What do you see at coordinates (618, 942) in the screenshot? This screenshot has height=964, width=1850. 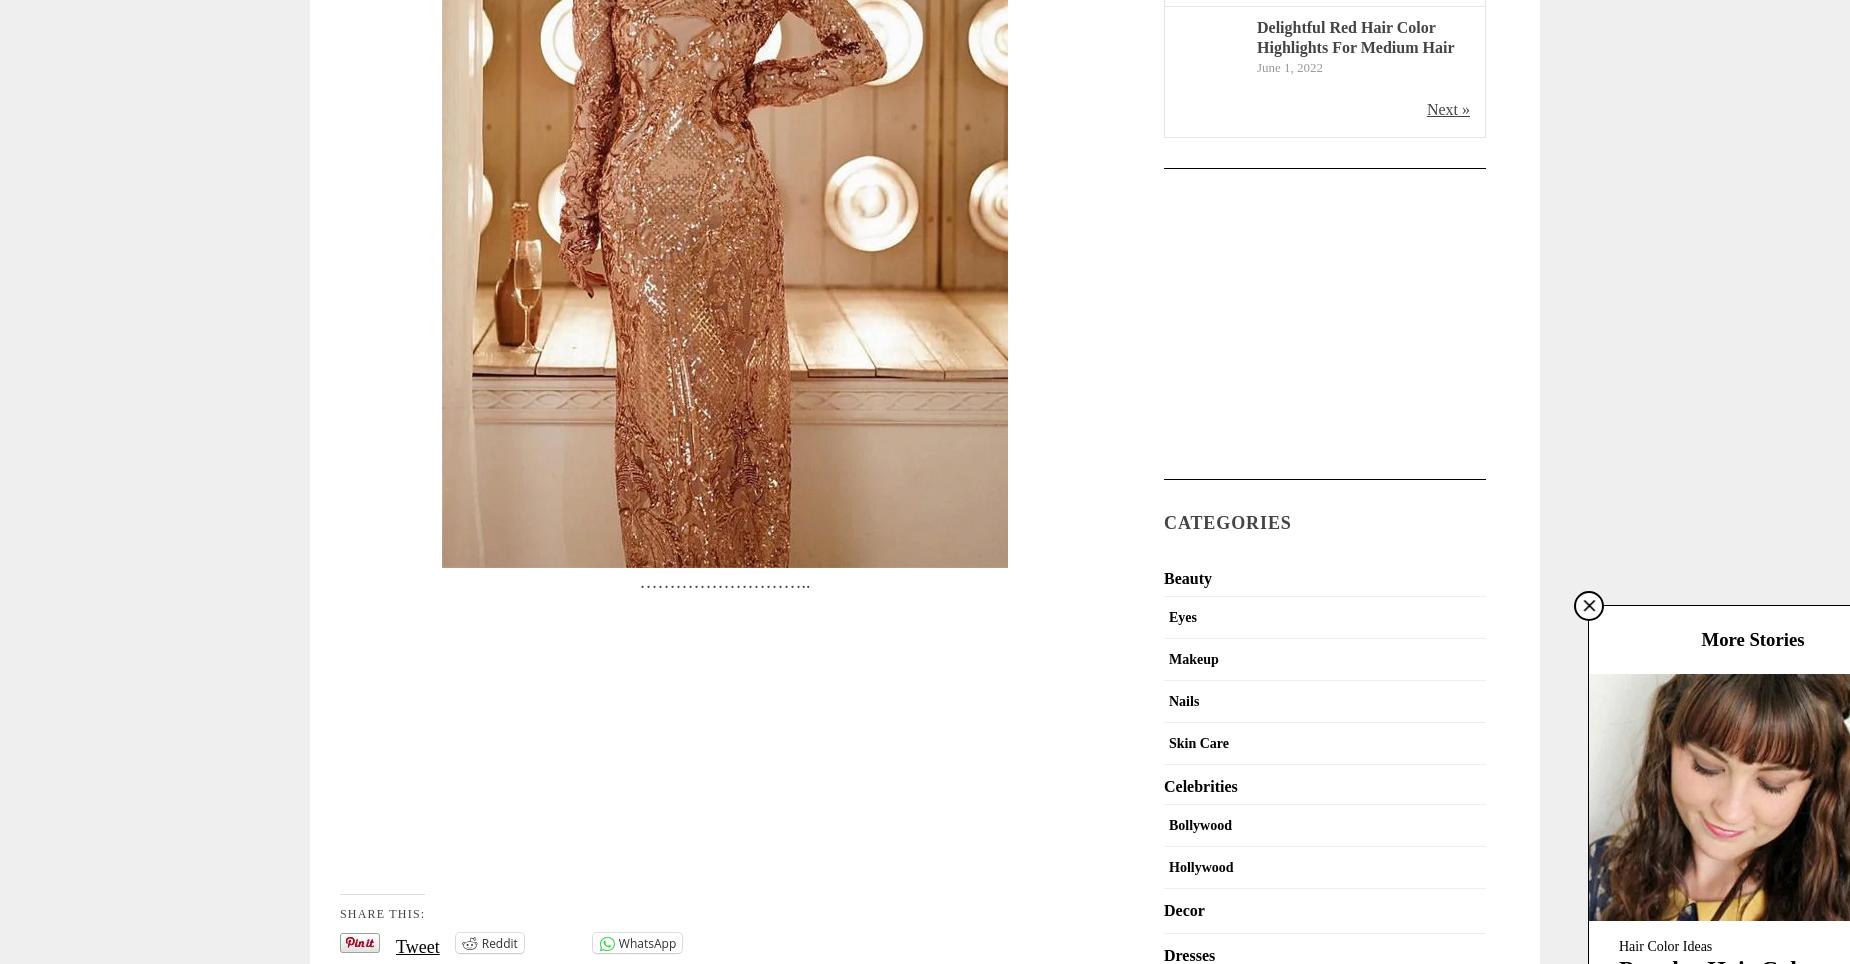 I see `'WhatsApp'` at bounding box center [618, 942].